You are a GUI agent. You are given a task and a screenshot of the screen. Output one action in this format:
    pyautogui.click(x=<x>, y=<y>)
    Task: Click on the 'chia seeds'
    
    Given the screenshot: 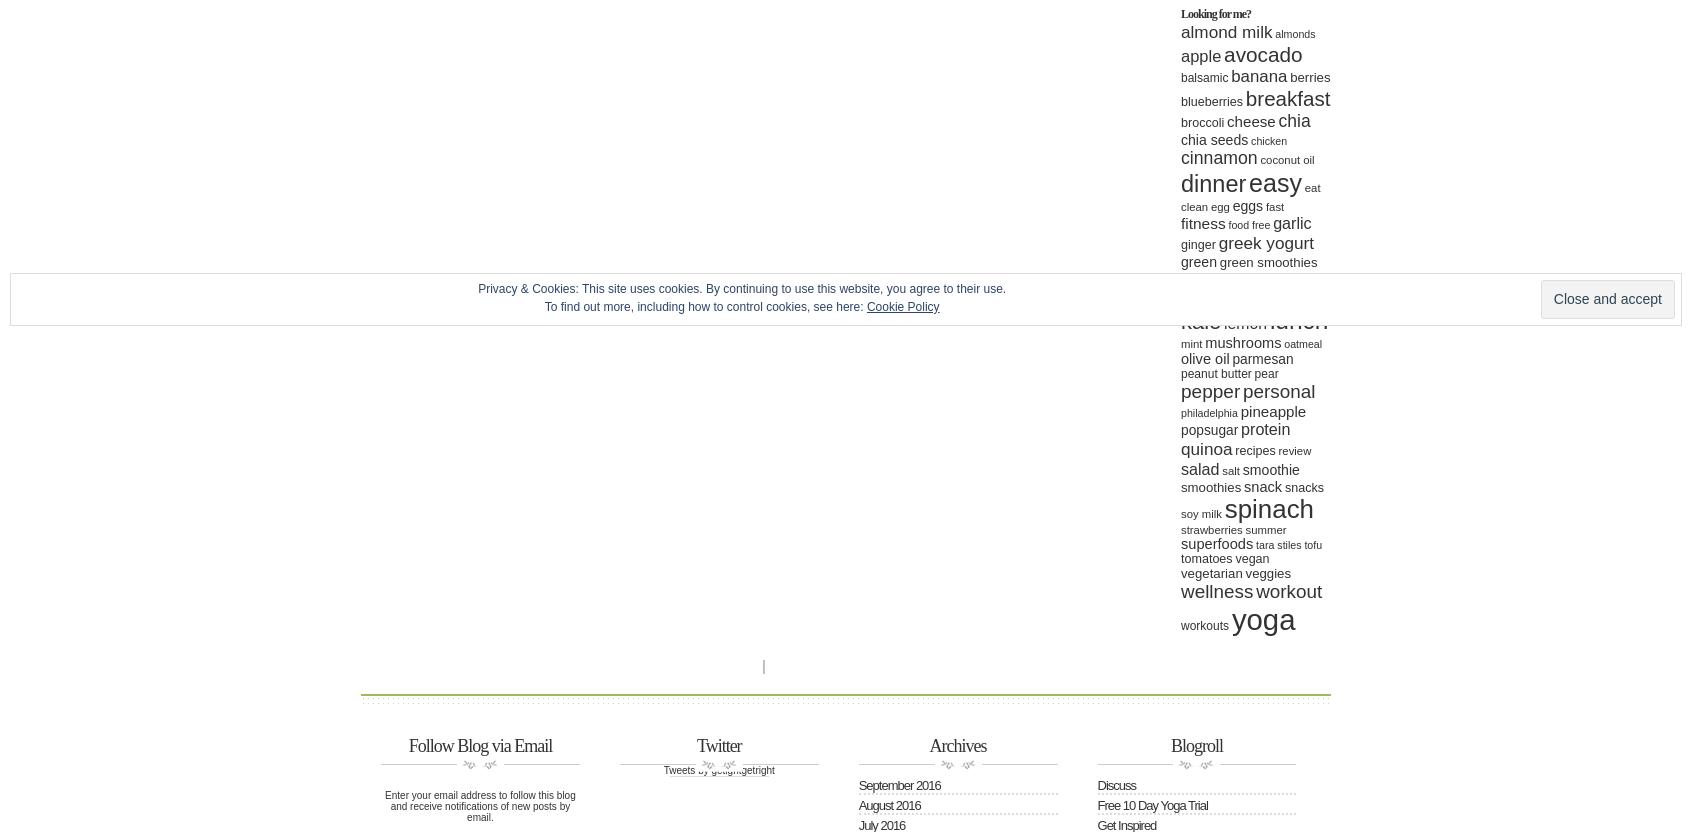 What is the action you would take?
    pyautogui.click(x=1214, y=140)
    